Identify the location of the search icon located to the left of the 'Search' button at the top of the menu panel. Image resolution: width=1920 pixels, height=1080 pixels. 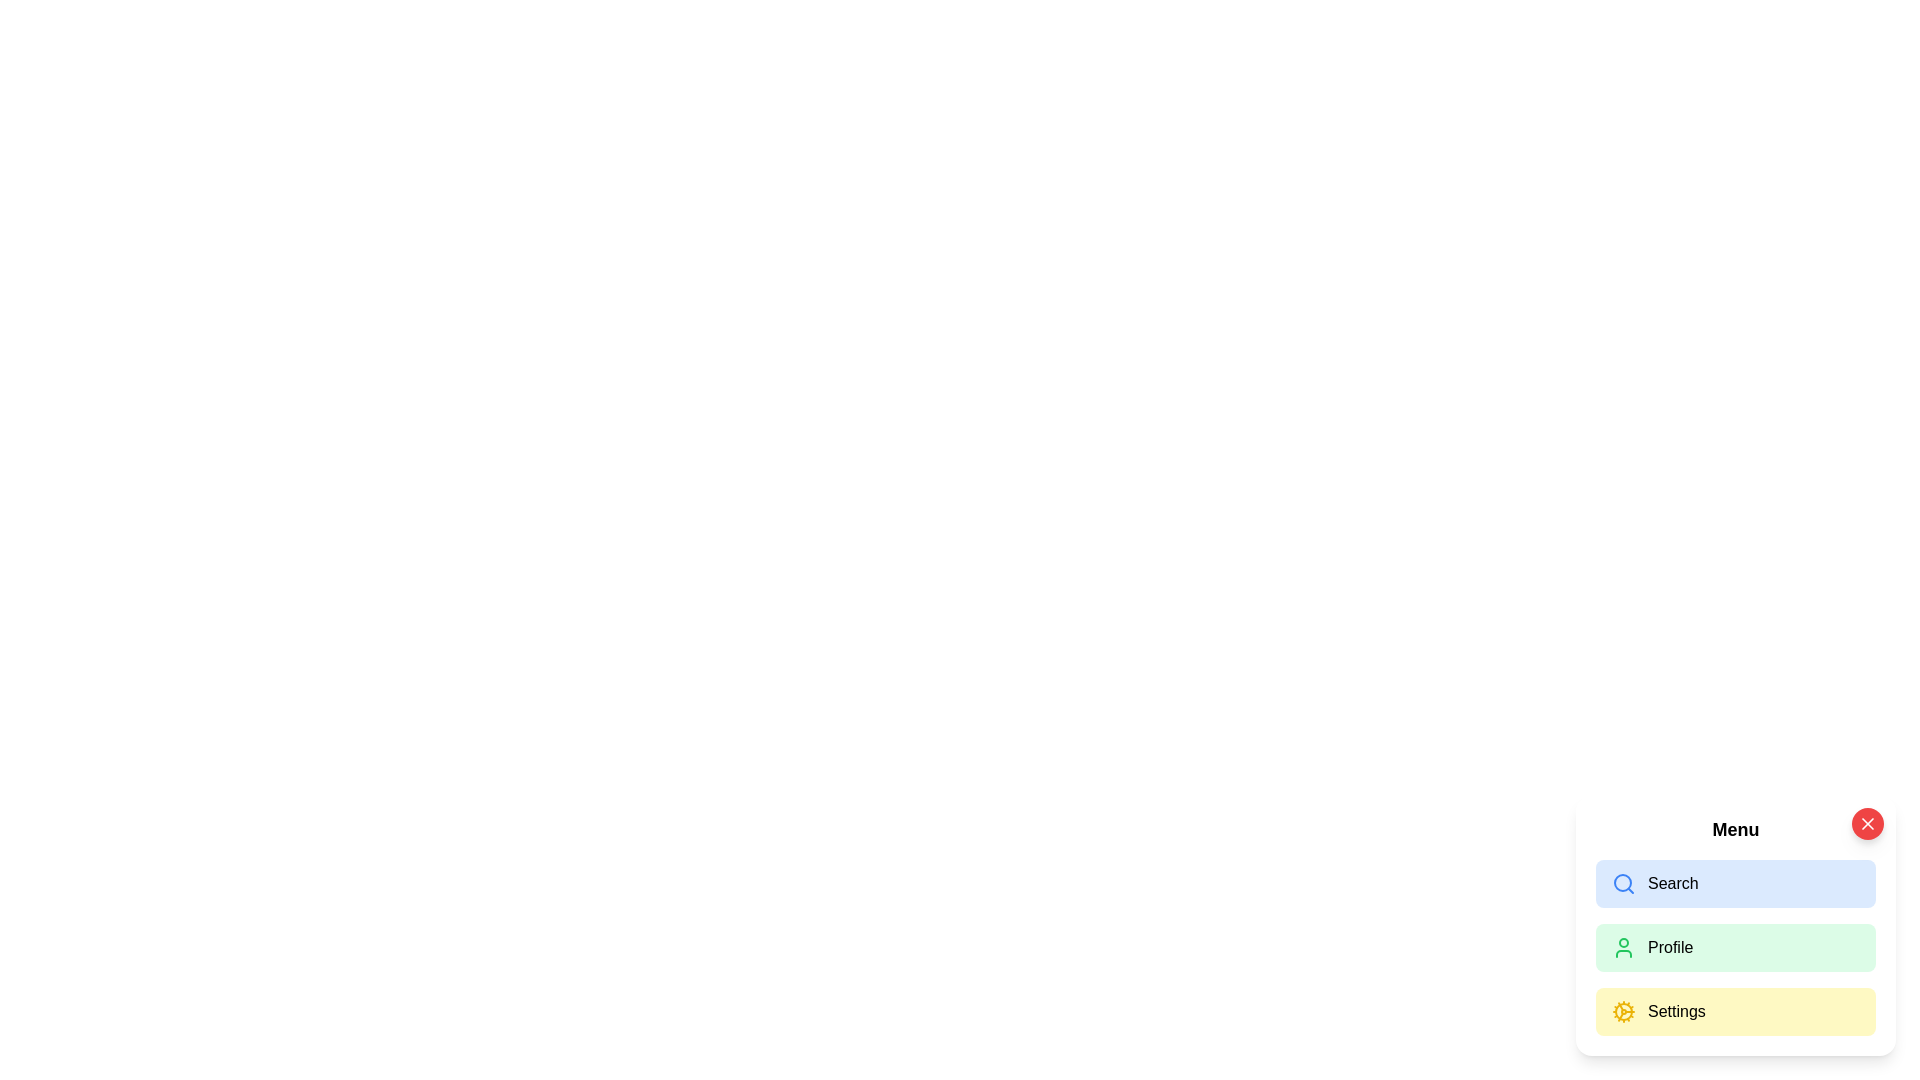
(1623, 882).